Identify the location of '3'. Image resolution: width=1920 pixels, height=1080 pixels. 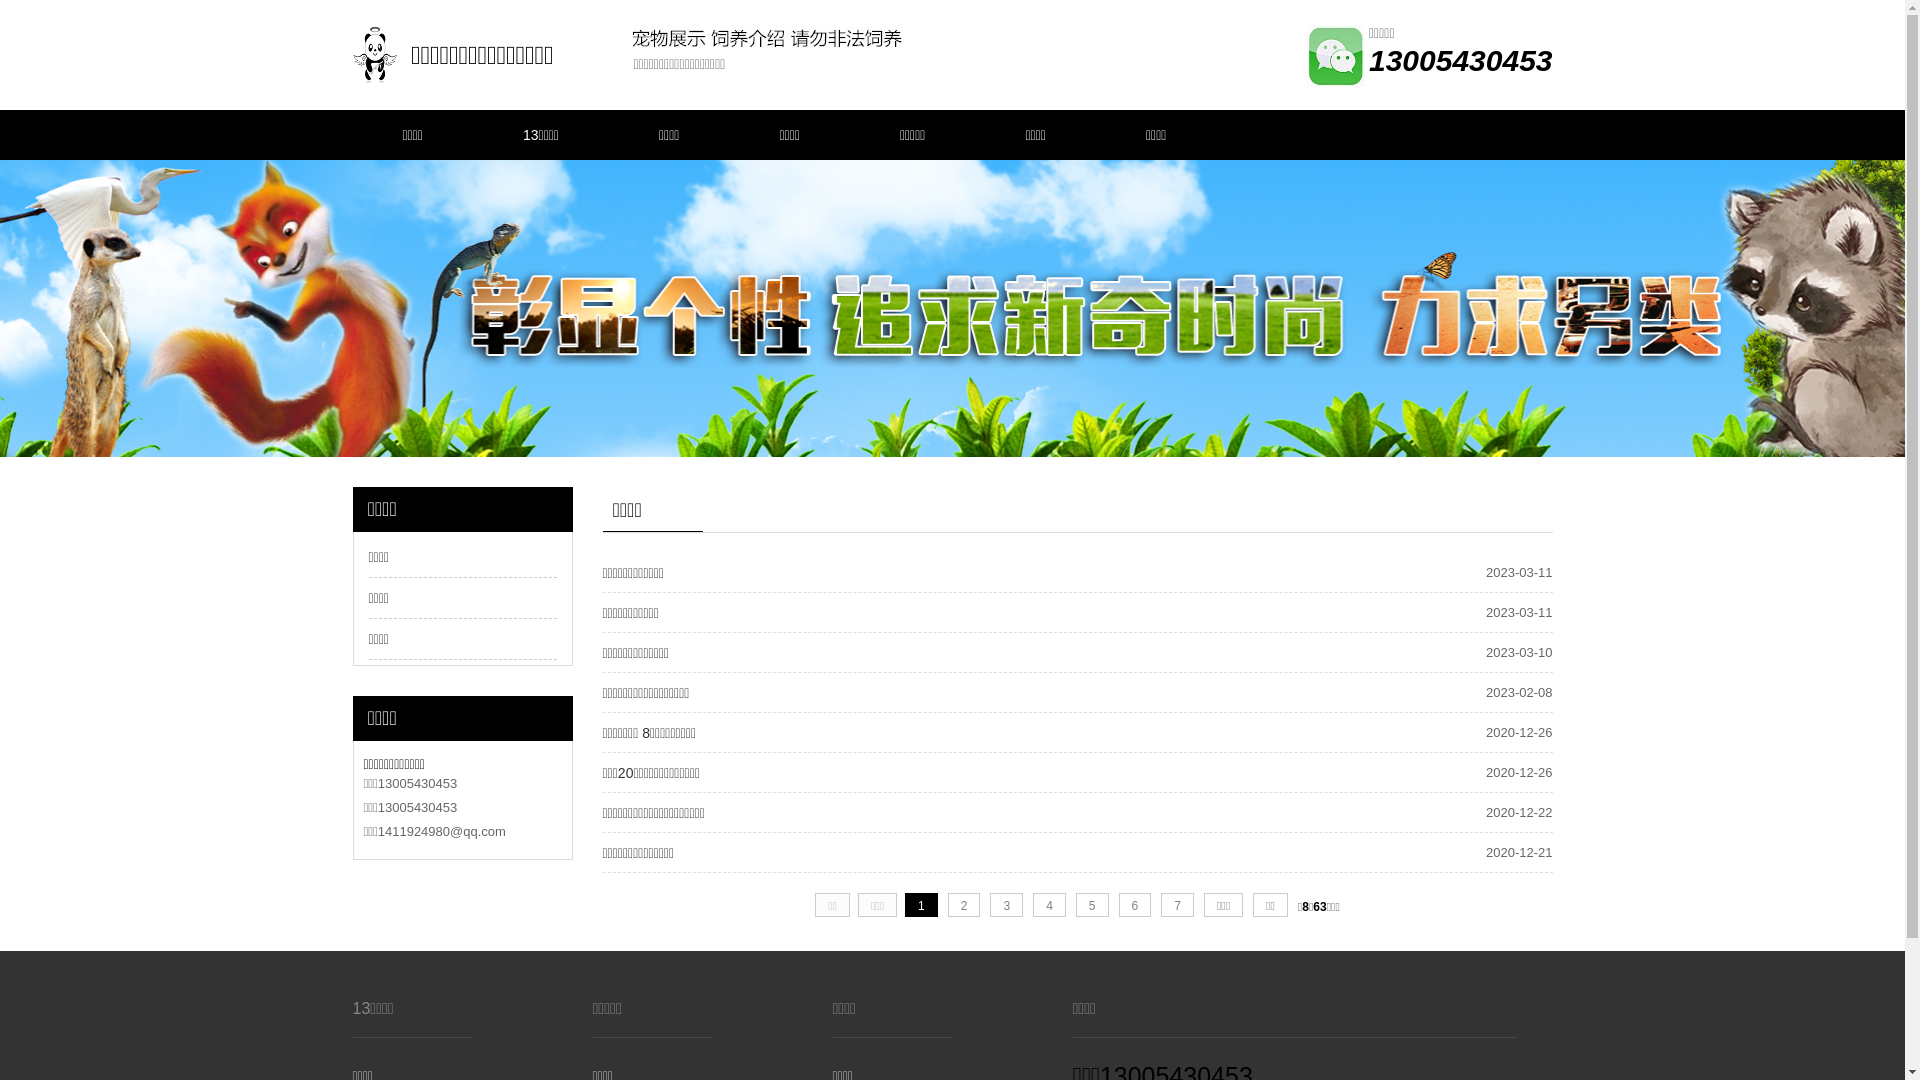
(989, 905).